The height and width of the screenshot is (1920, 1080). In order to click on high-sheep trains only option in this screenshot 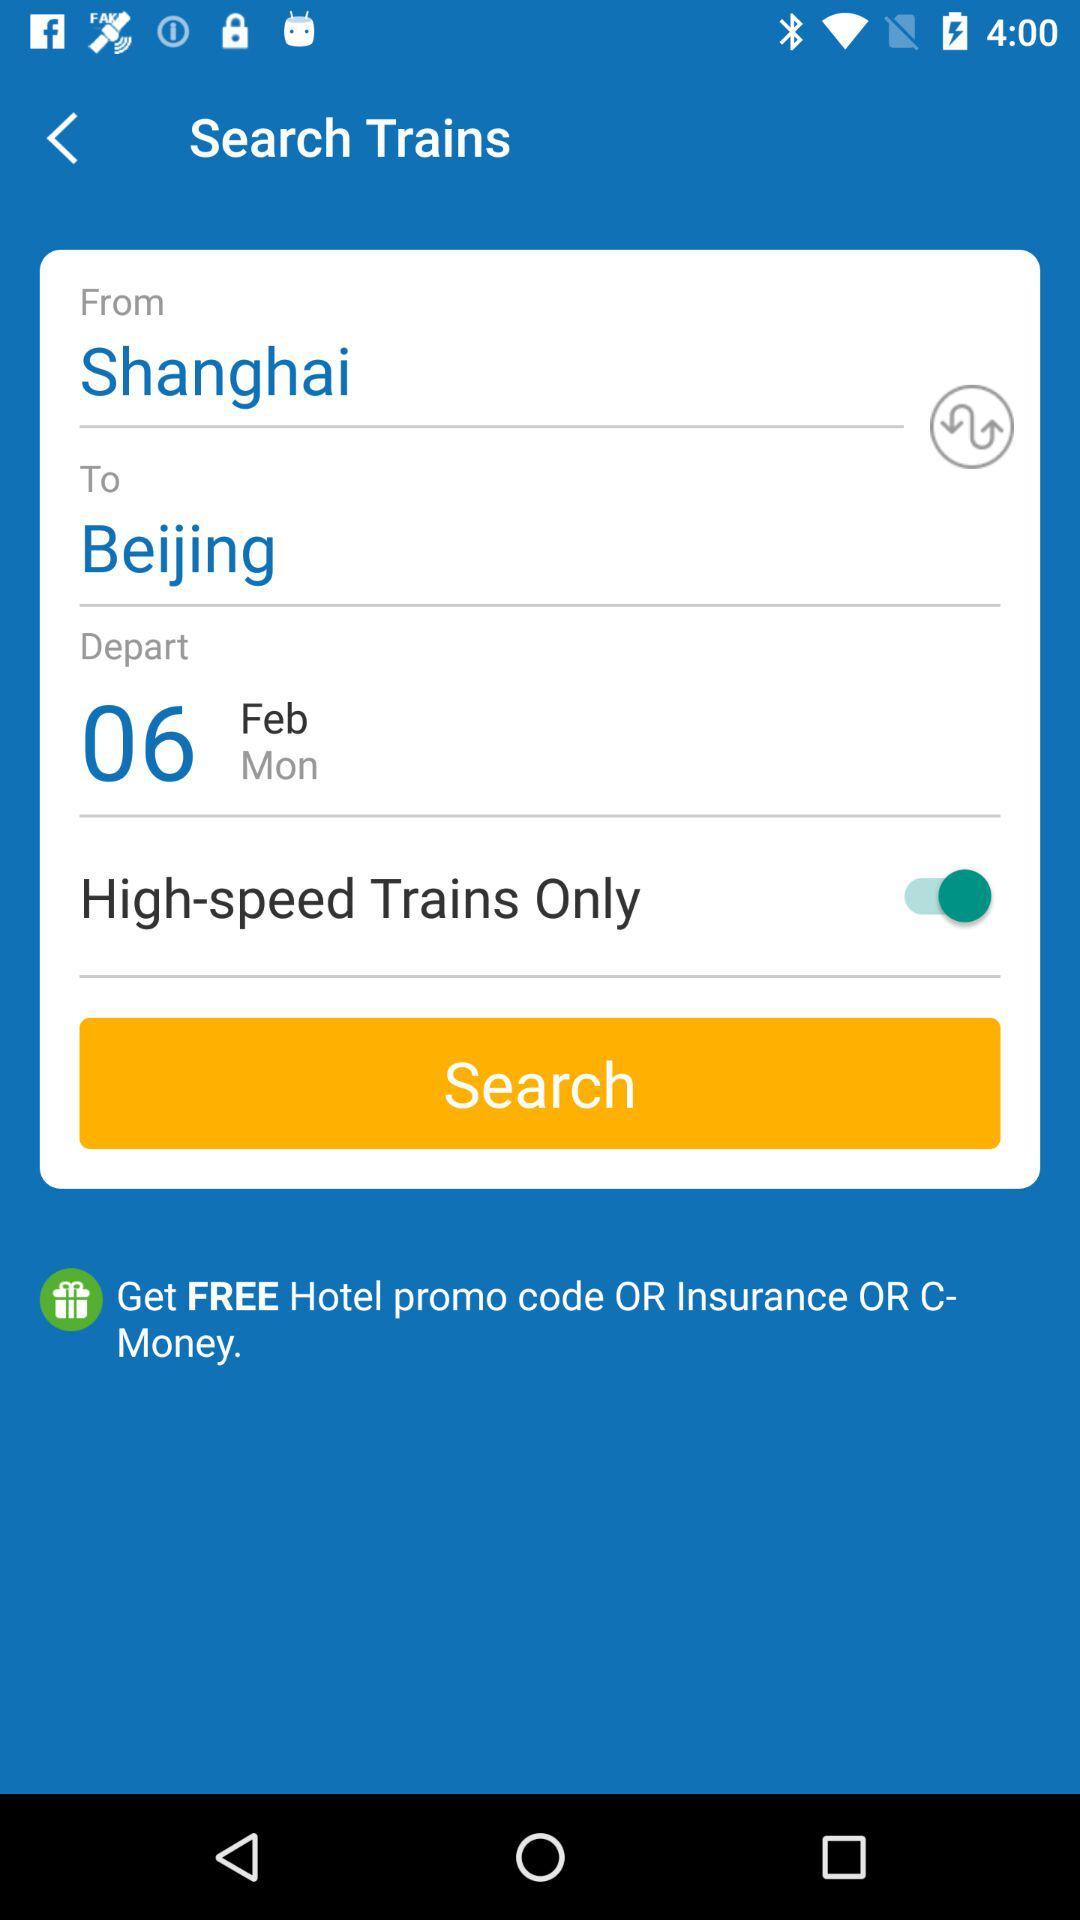, I will do `click(938, 894)`.